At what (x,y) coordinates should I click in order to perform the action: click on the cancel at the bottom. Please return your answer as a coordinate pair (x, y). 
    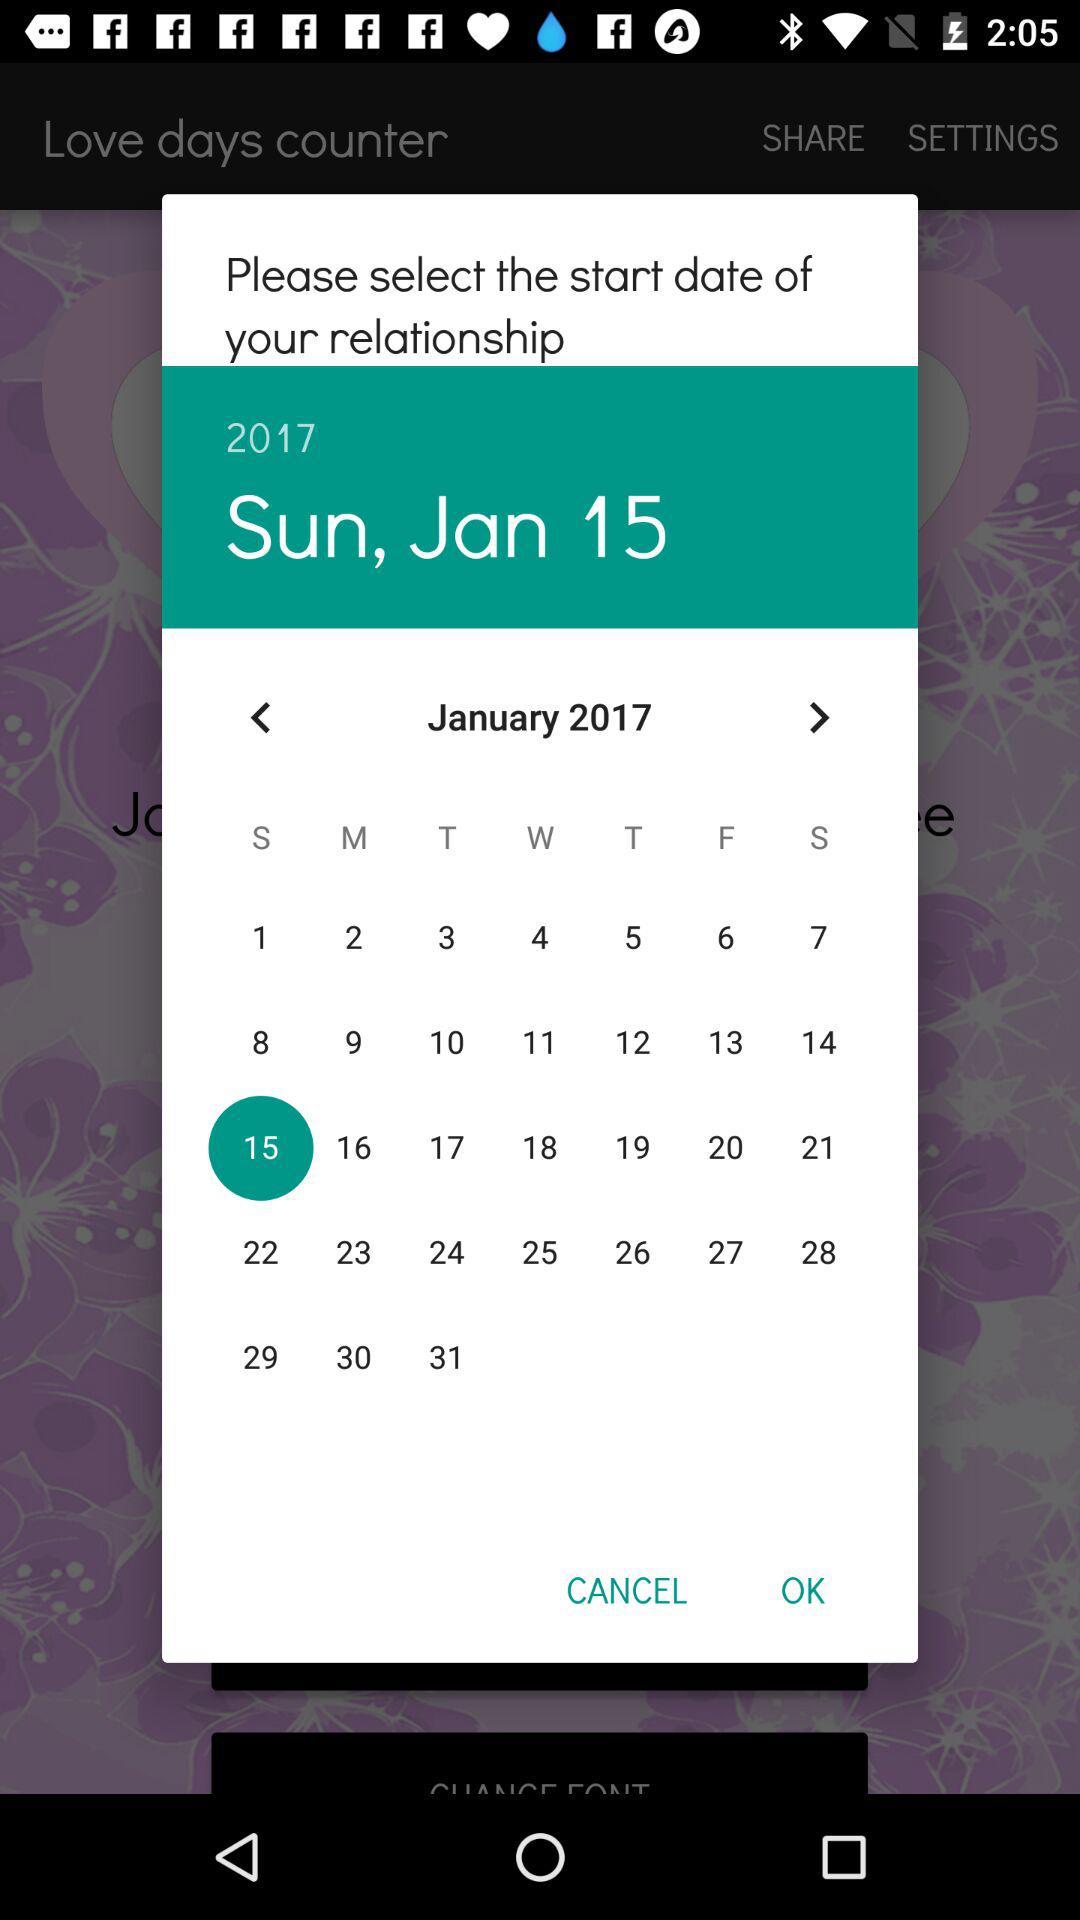
    Looking at the image, I should click on (625, 1588).